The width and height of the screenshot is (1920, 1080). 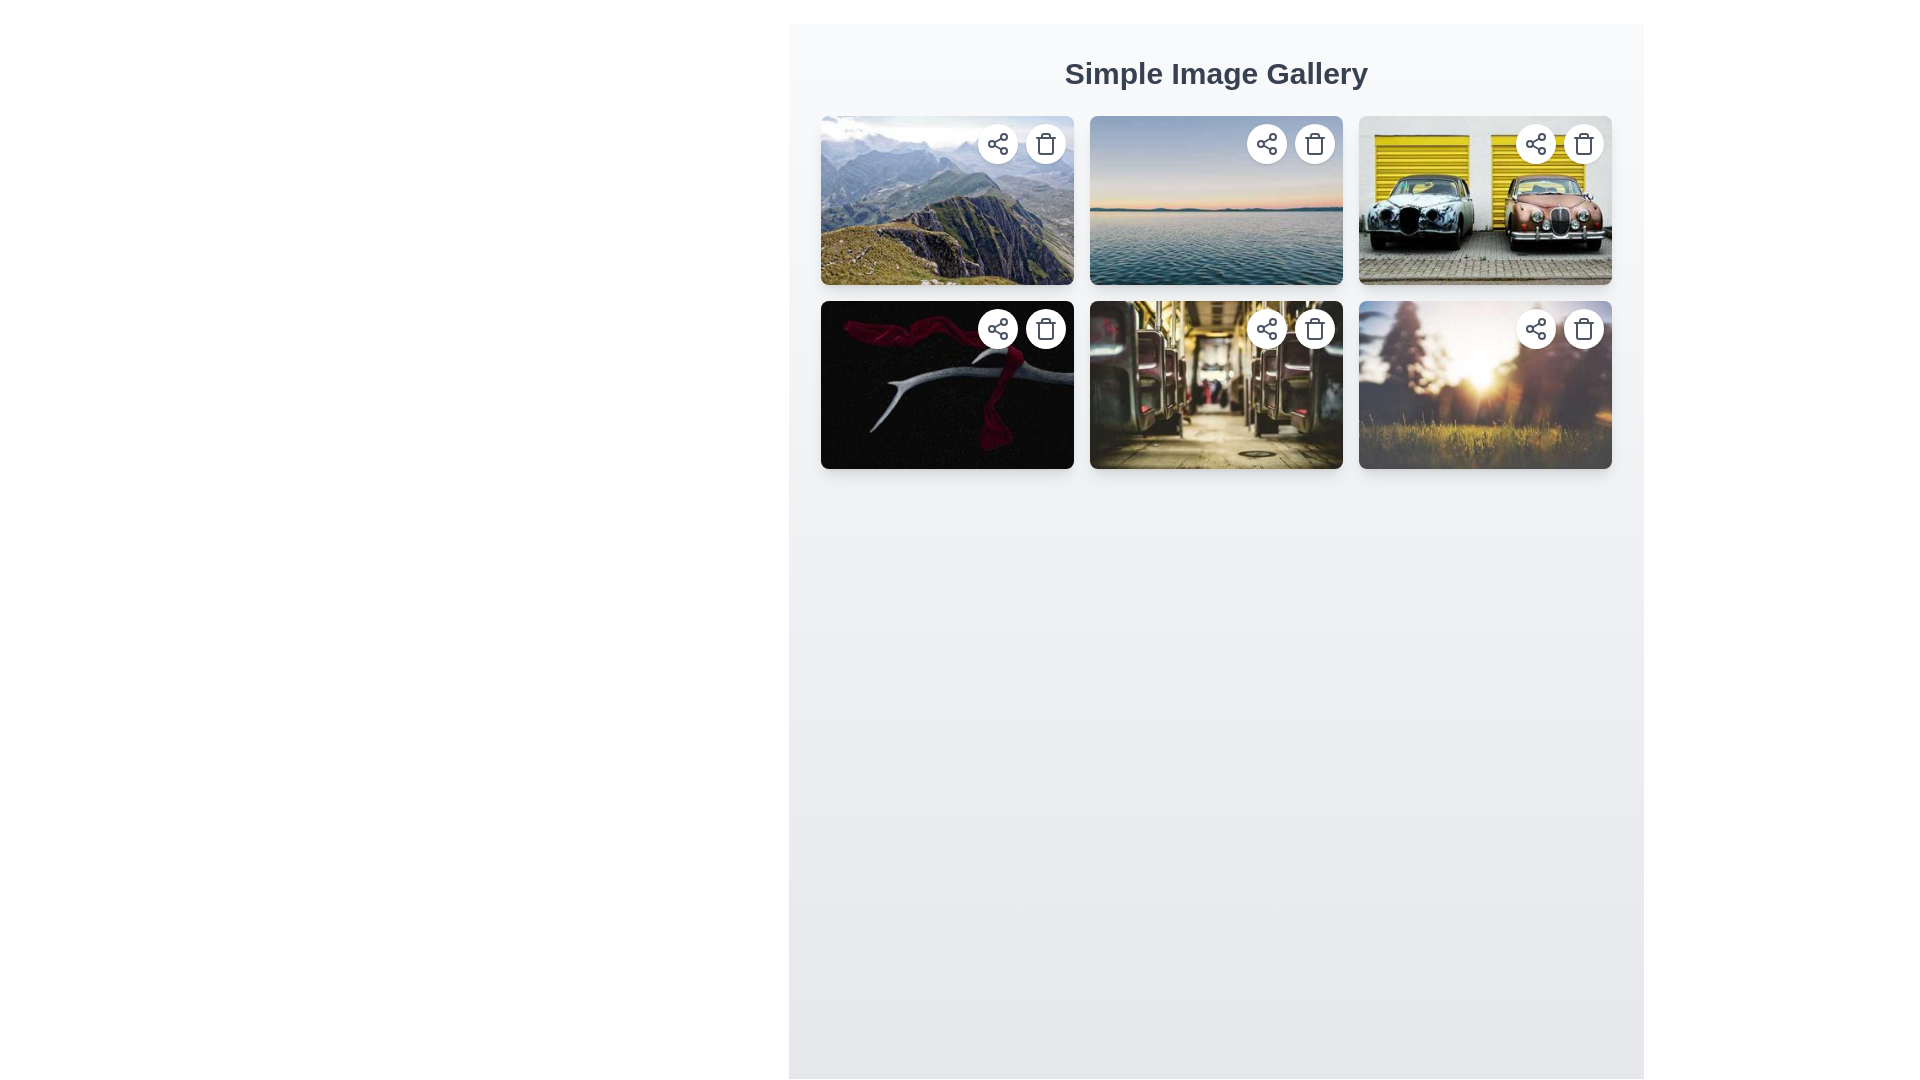 What do you see at coordinates (1291, 326) in the screenshot?
I see `the delete button located at the top-right corner of the image in the second row, third column of the gallery grid` at bounding box center [1291, 326].